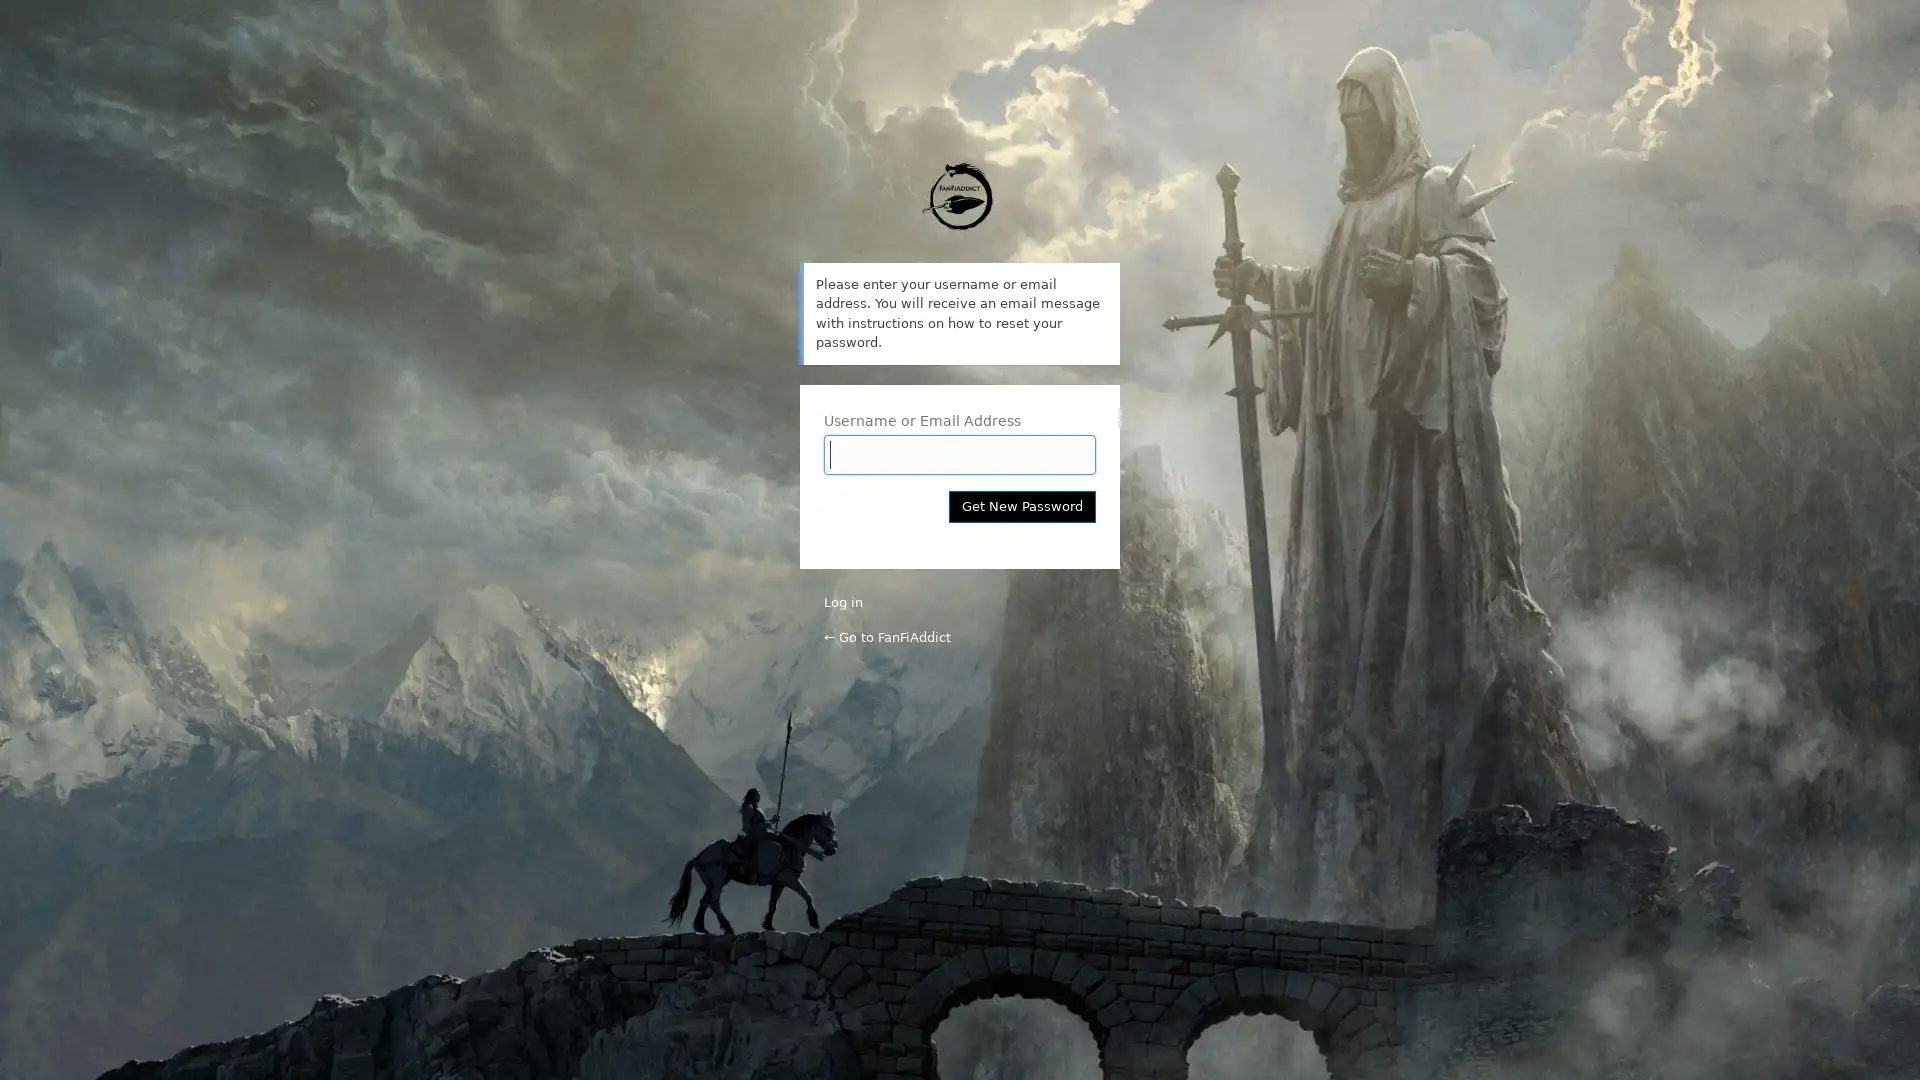  What do you see at coordinates (1022, 504) in the screenshot?
I see `Get New Password` at bounding box center [1022, 504].